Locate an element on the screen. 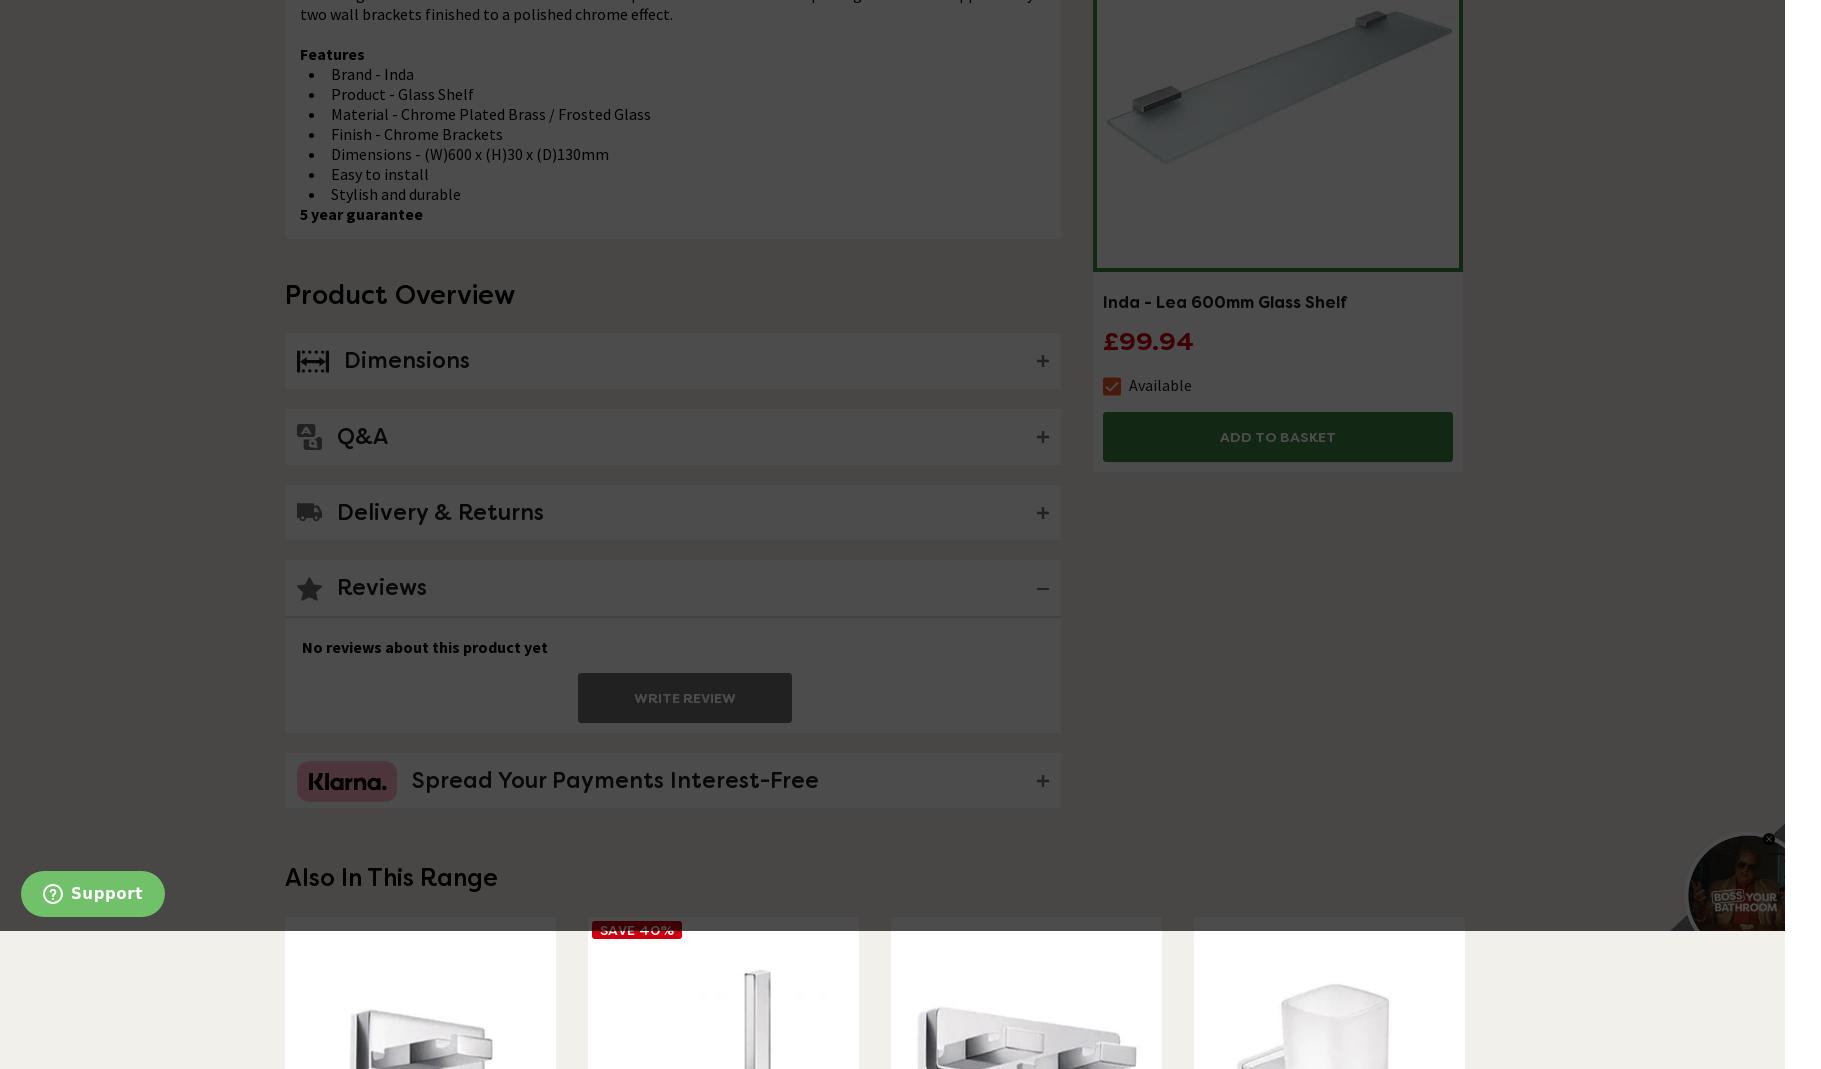 This screenshot has height=1069, width=1821. '5 year guarantee' is located at coordinates (359, 213).